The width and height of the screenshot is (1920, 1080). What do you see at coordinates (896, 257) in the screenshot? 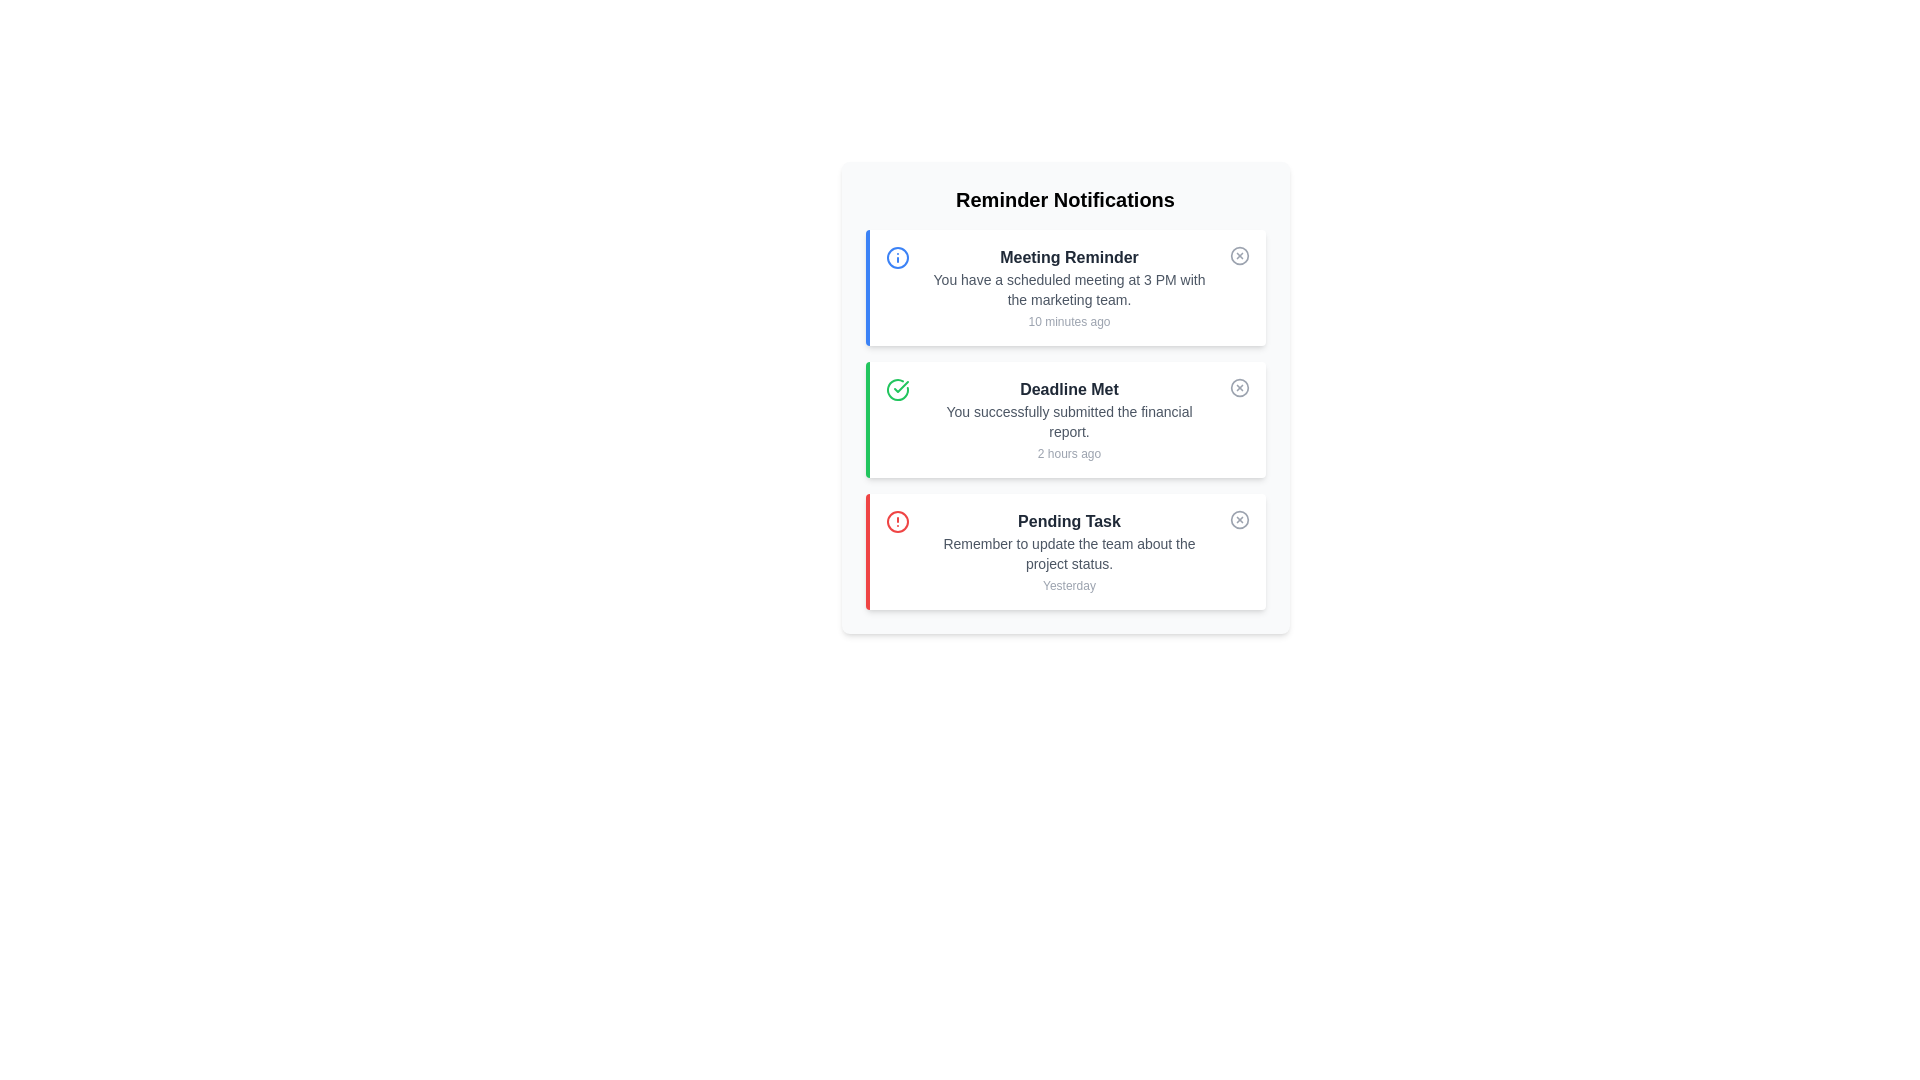
I see `the blue-bordered, white-filled SVG circle graphic located within the information icon of the 'Meeting Reminder' notification card` at bounding box center [896, 257].